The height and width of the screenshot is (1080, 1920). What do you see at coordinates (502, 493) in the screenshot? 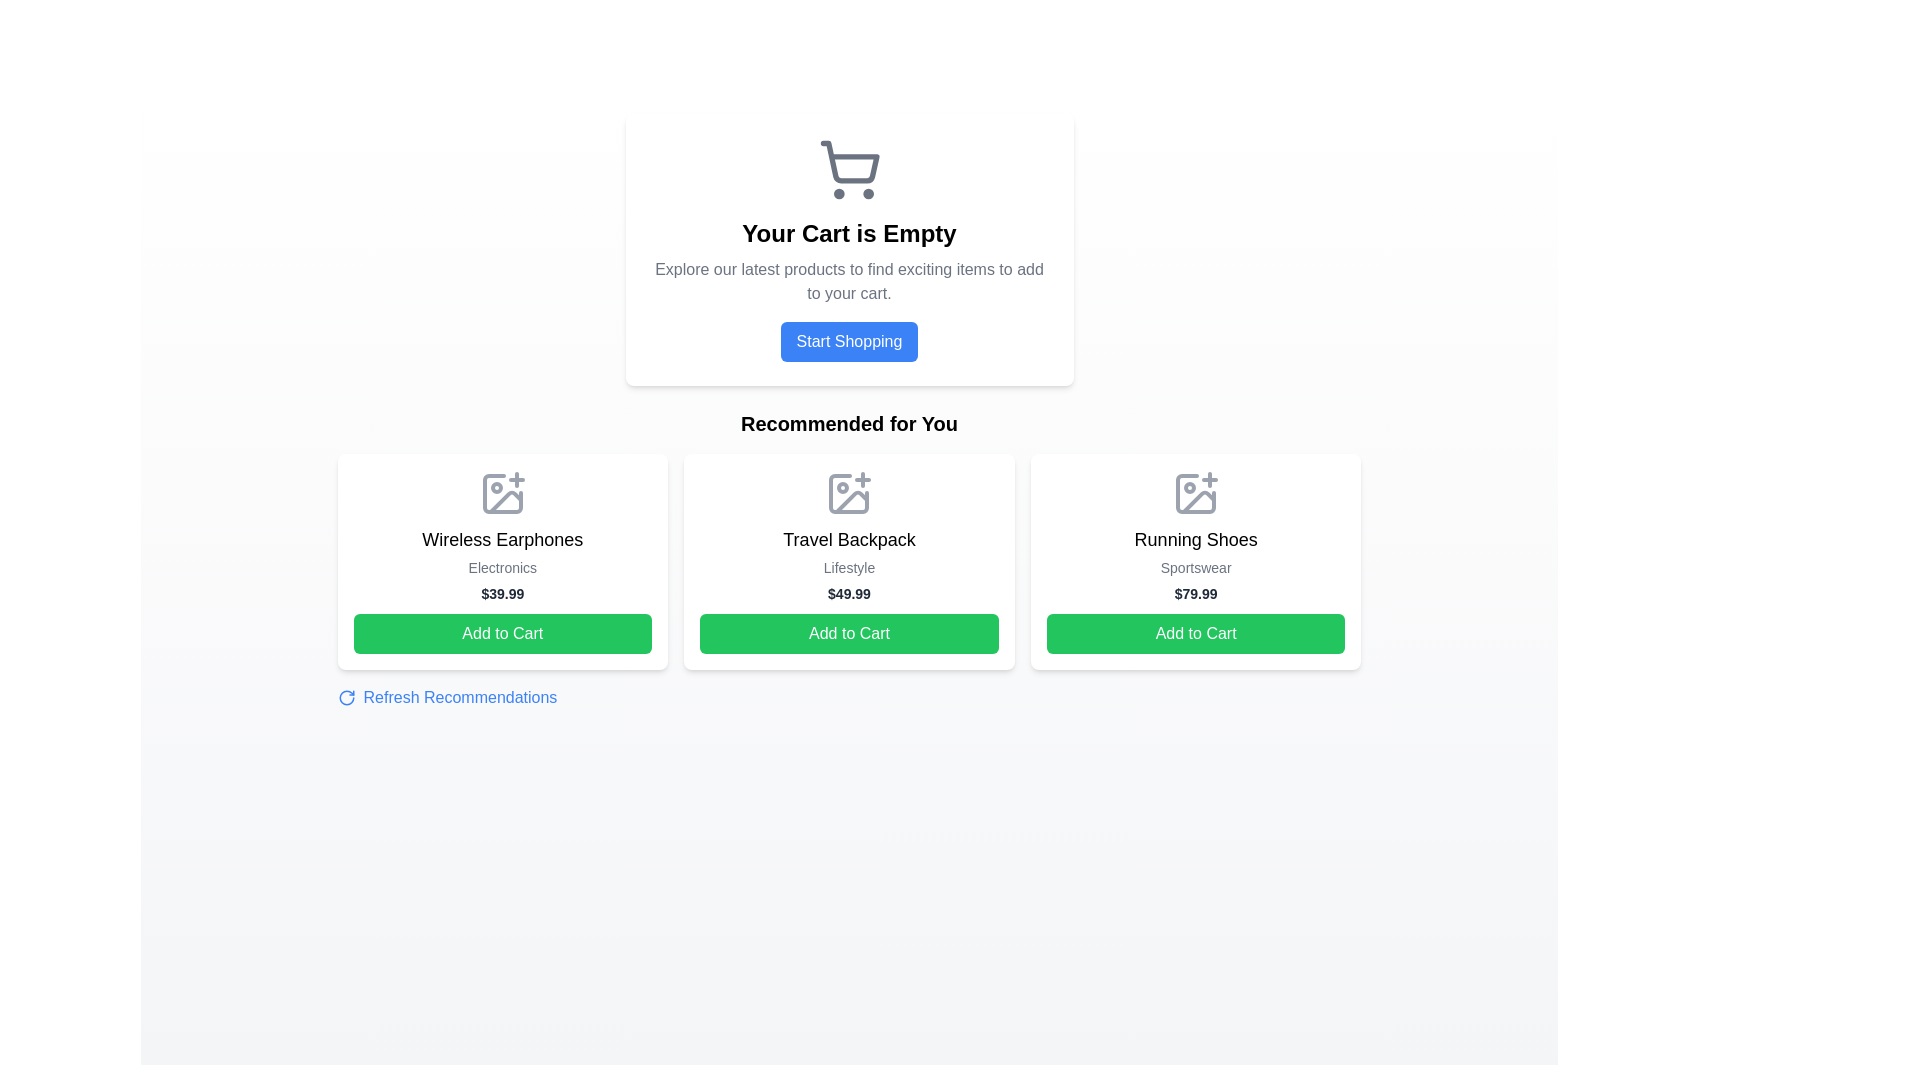
I see `the Vector graphic icon representing an image located at the top of the card labeled 'Wireless Earphones' in the 'Recommended for You' section` at bounding box center [502, 493].